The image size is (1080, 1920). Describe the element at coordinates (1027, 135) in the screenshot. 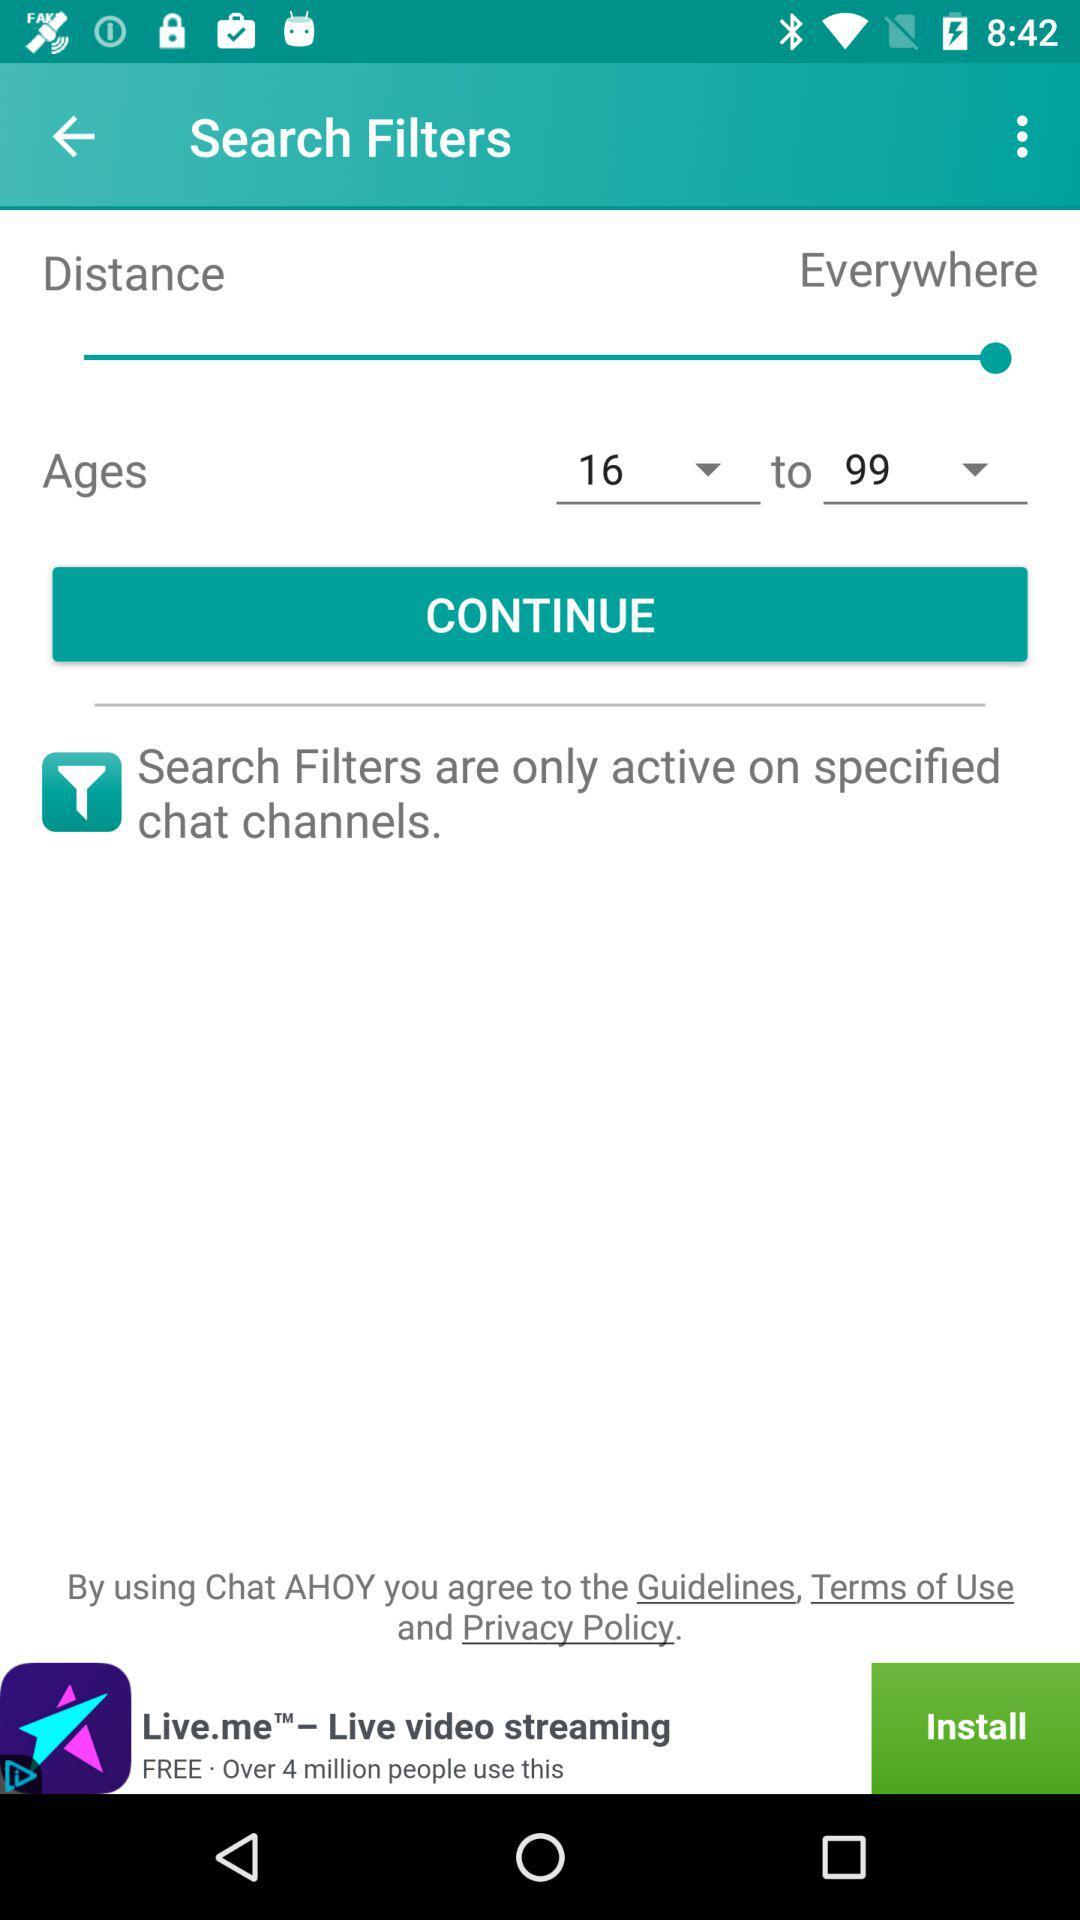

I see `the icon to the right of the search filters` at that location.